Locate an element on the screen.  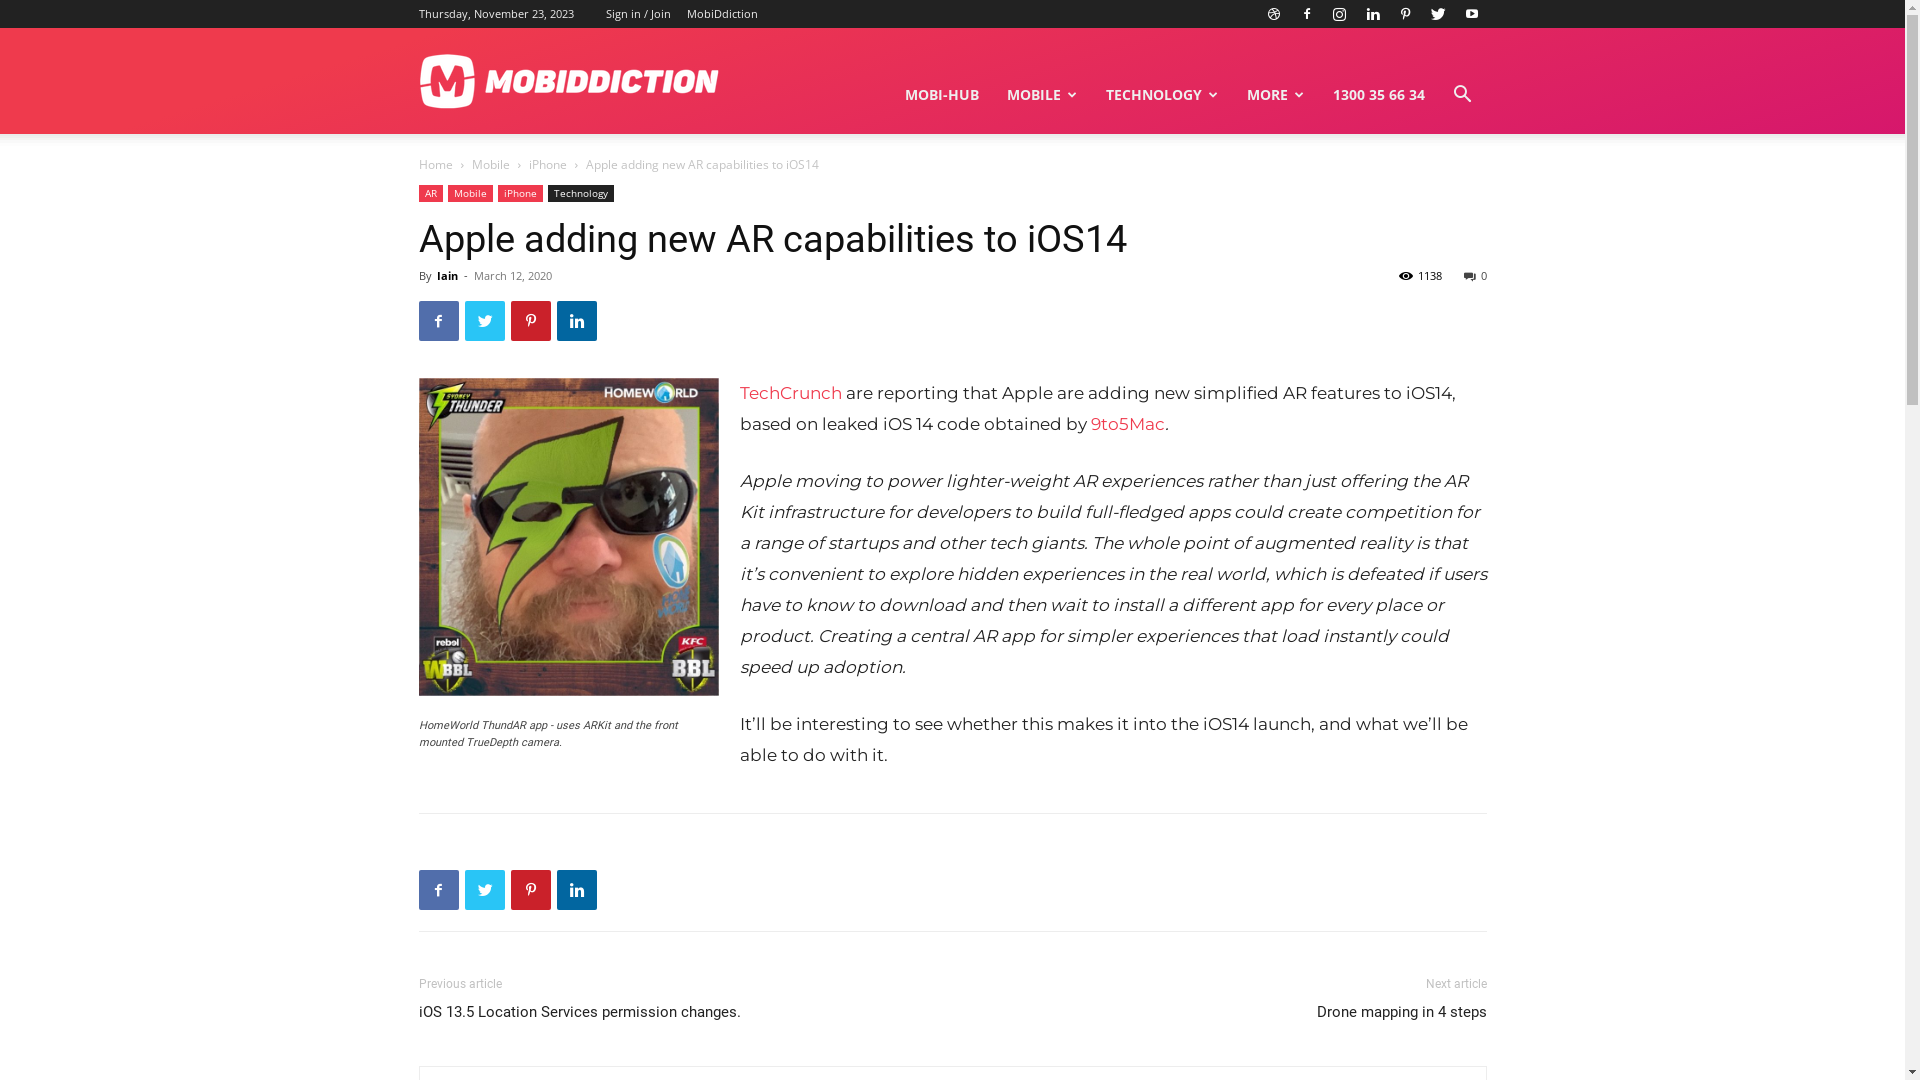
'Twitter' is located at coordinates (484, 889).